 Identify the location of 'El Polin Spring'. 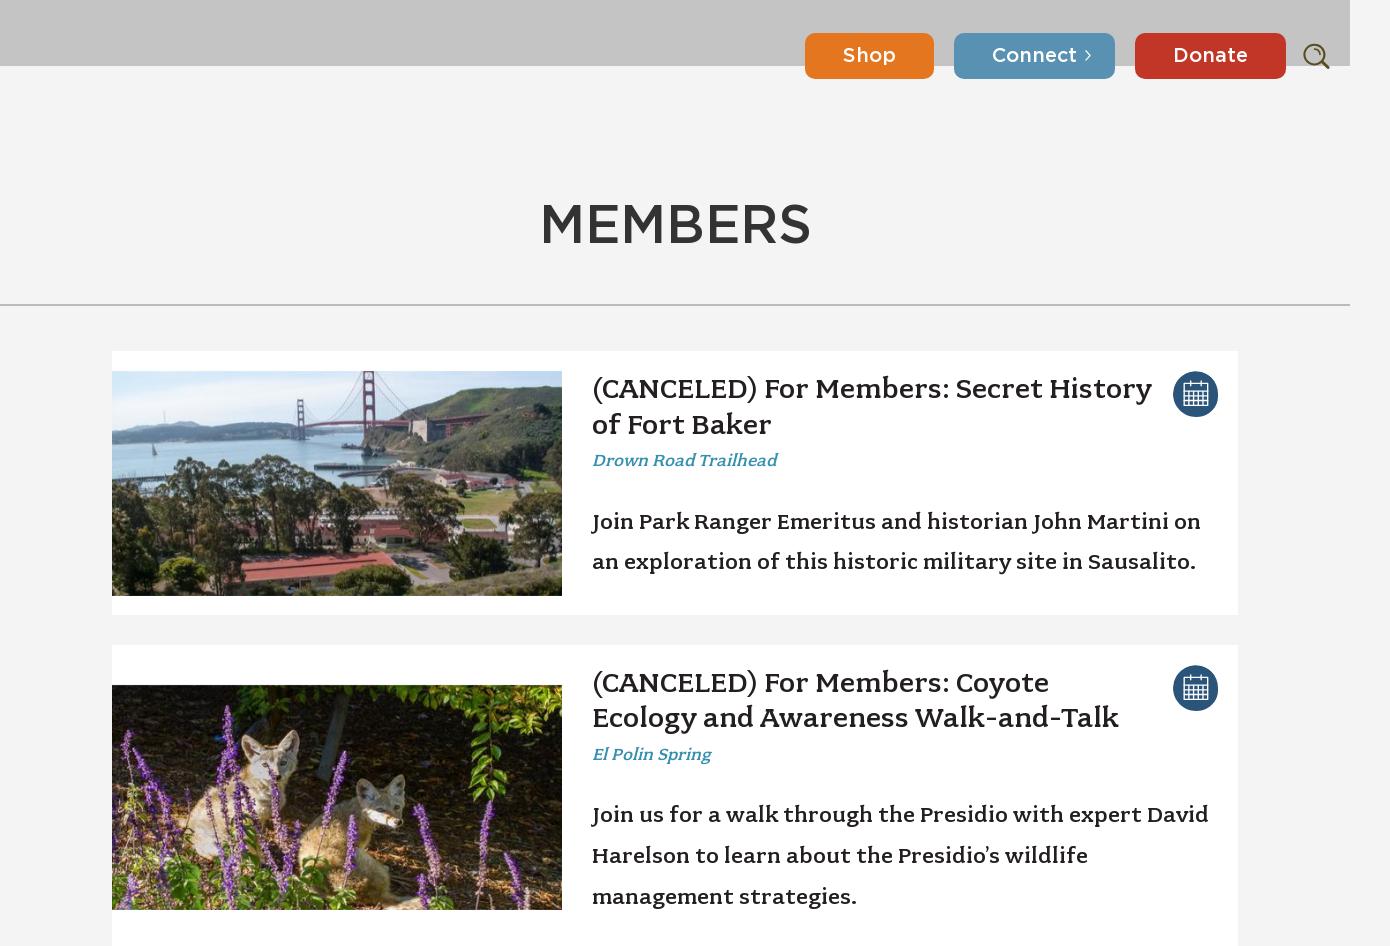
(649, 752).